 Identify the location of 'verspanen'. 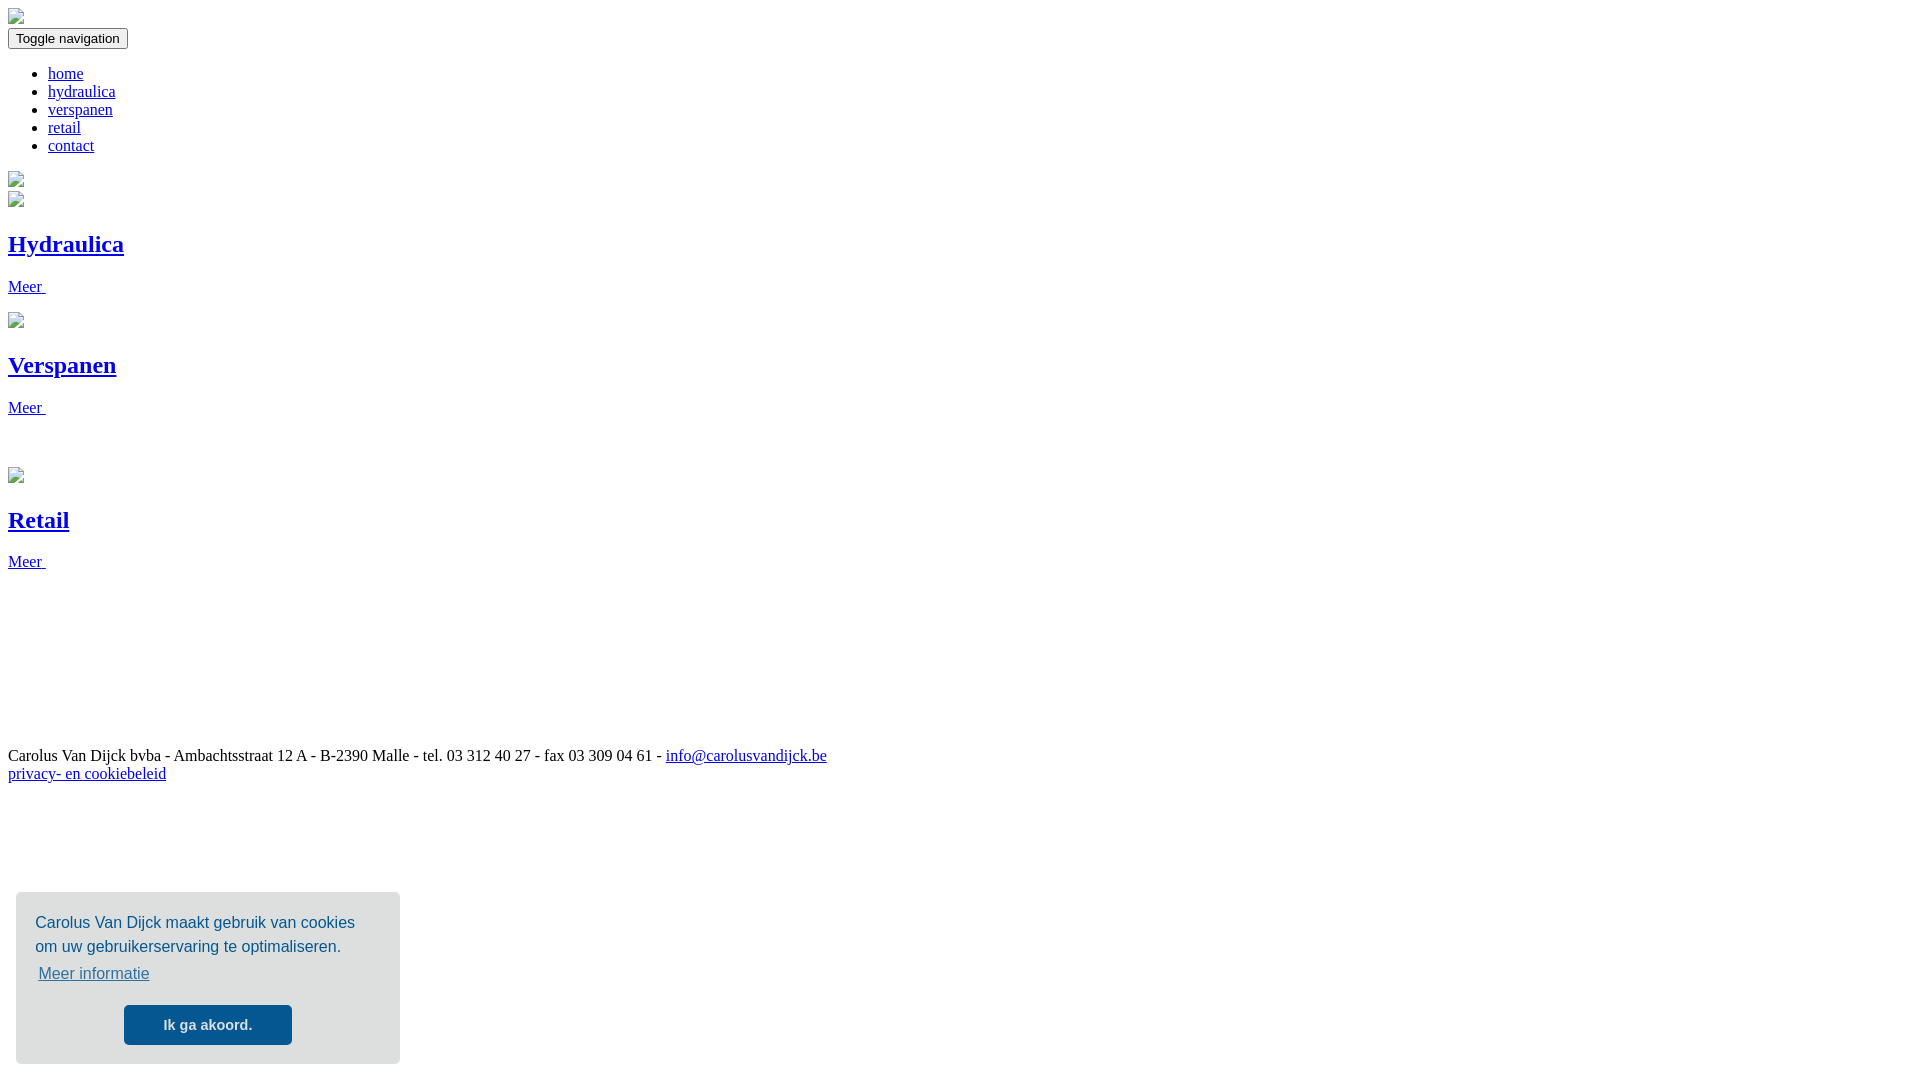
(80, 109).